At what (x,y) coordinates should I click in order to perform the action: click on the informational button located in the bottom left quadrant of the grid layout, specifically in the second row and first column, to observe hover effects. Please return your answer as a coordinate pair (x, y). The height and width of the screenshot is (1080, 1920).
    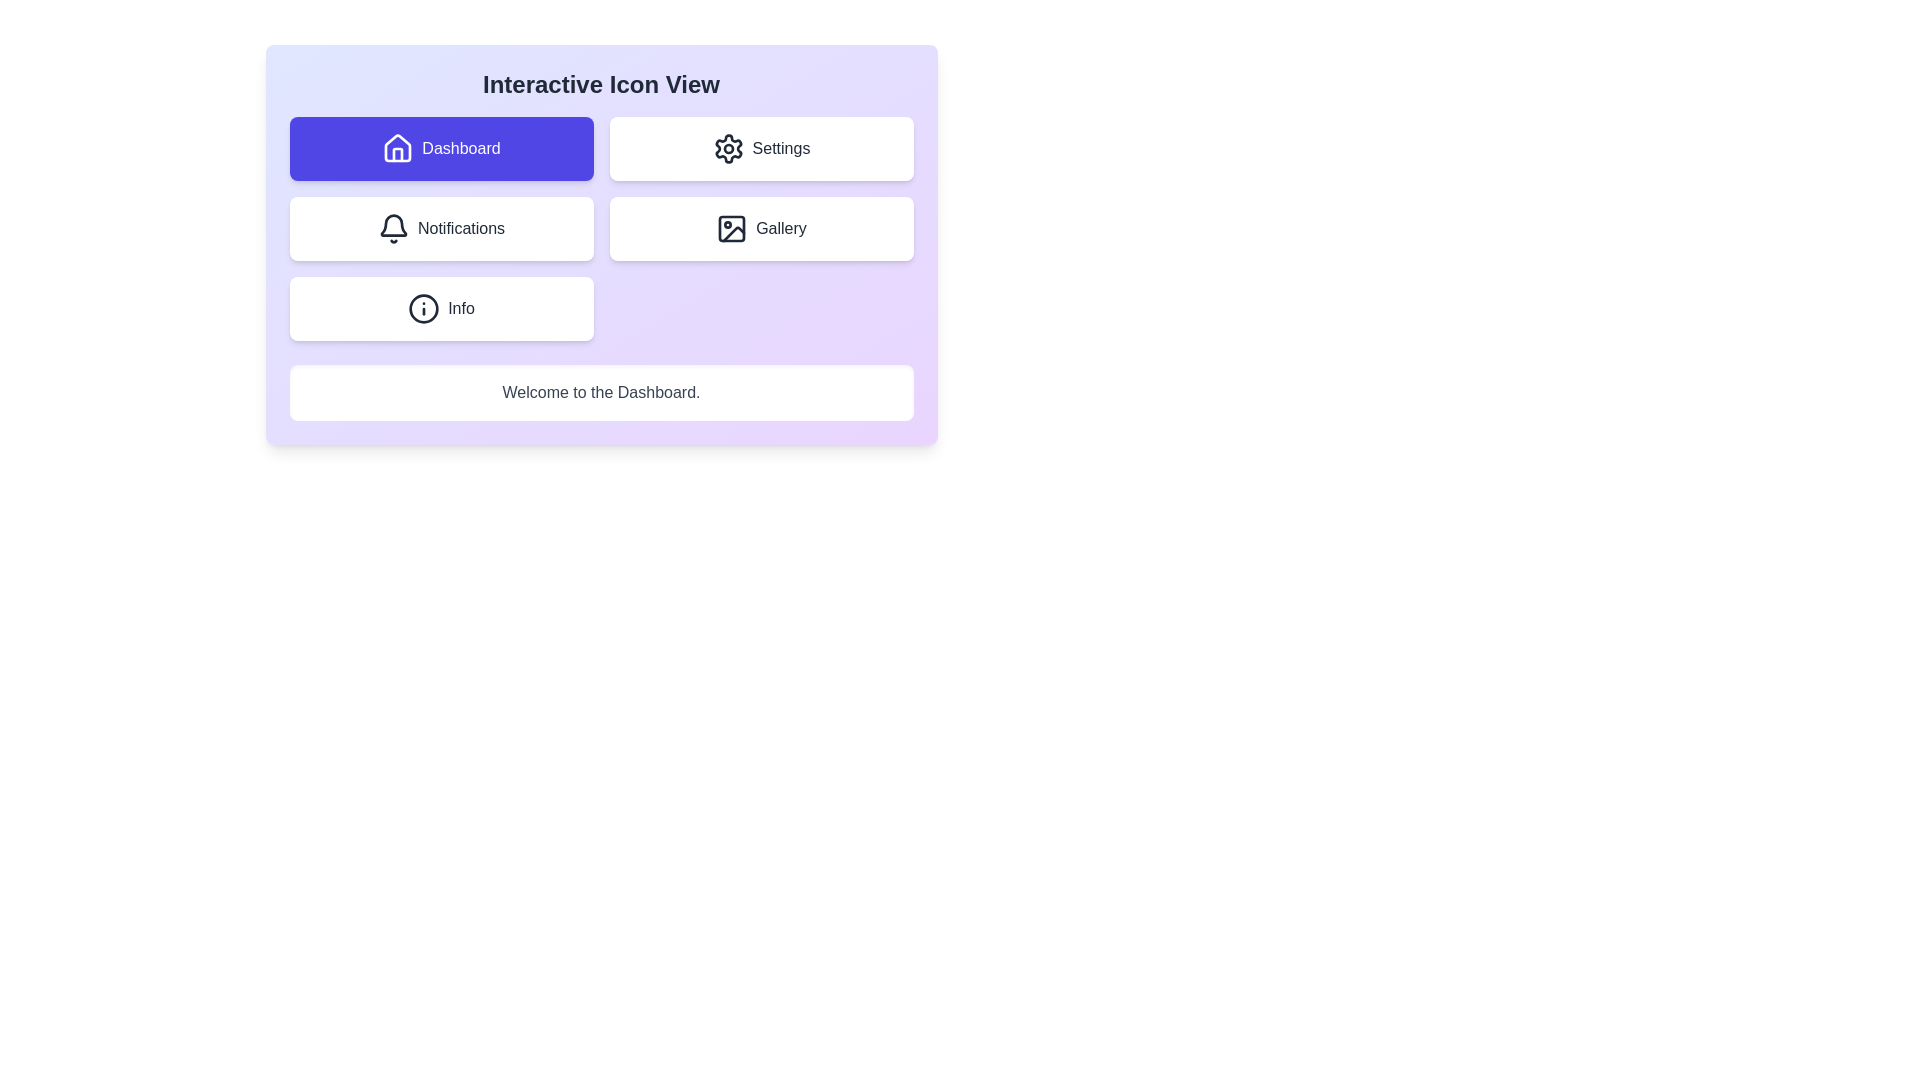
    Looking at the image, I should click on (440, 308).